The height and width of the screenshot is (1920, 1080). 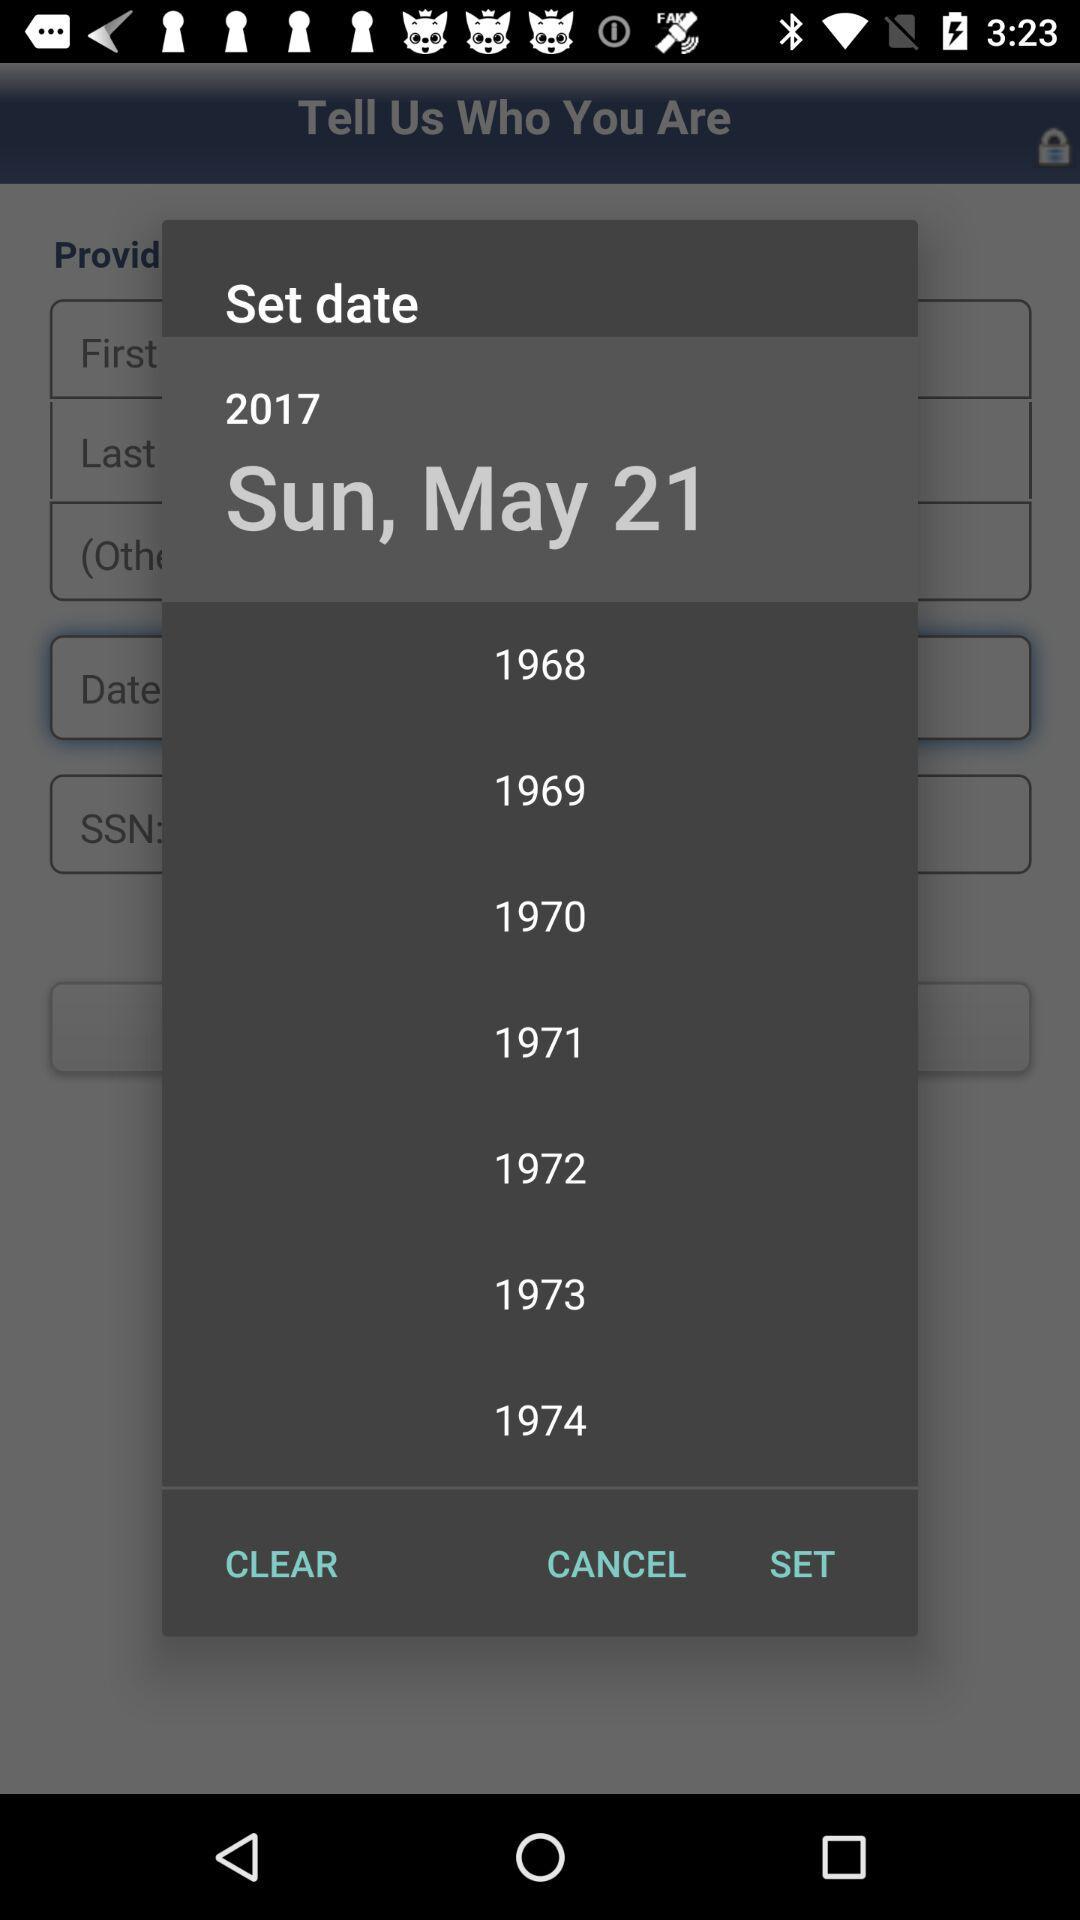 I want to click on the clear, so click(x=281, y=1562).